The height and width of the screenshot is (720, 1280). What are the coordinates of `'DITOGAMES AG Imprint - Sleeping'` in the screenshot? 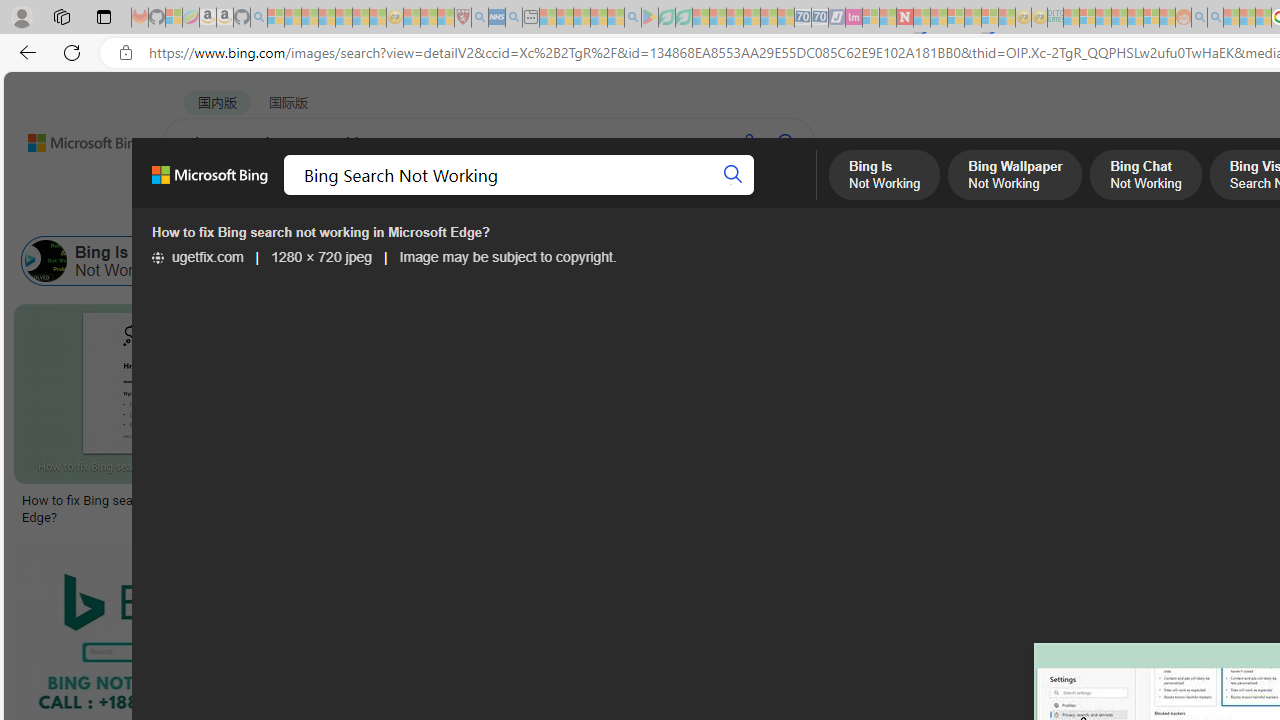 It's located at (1055, 17).